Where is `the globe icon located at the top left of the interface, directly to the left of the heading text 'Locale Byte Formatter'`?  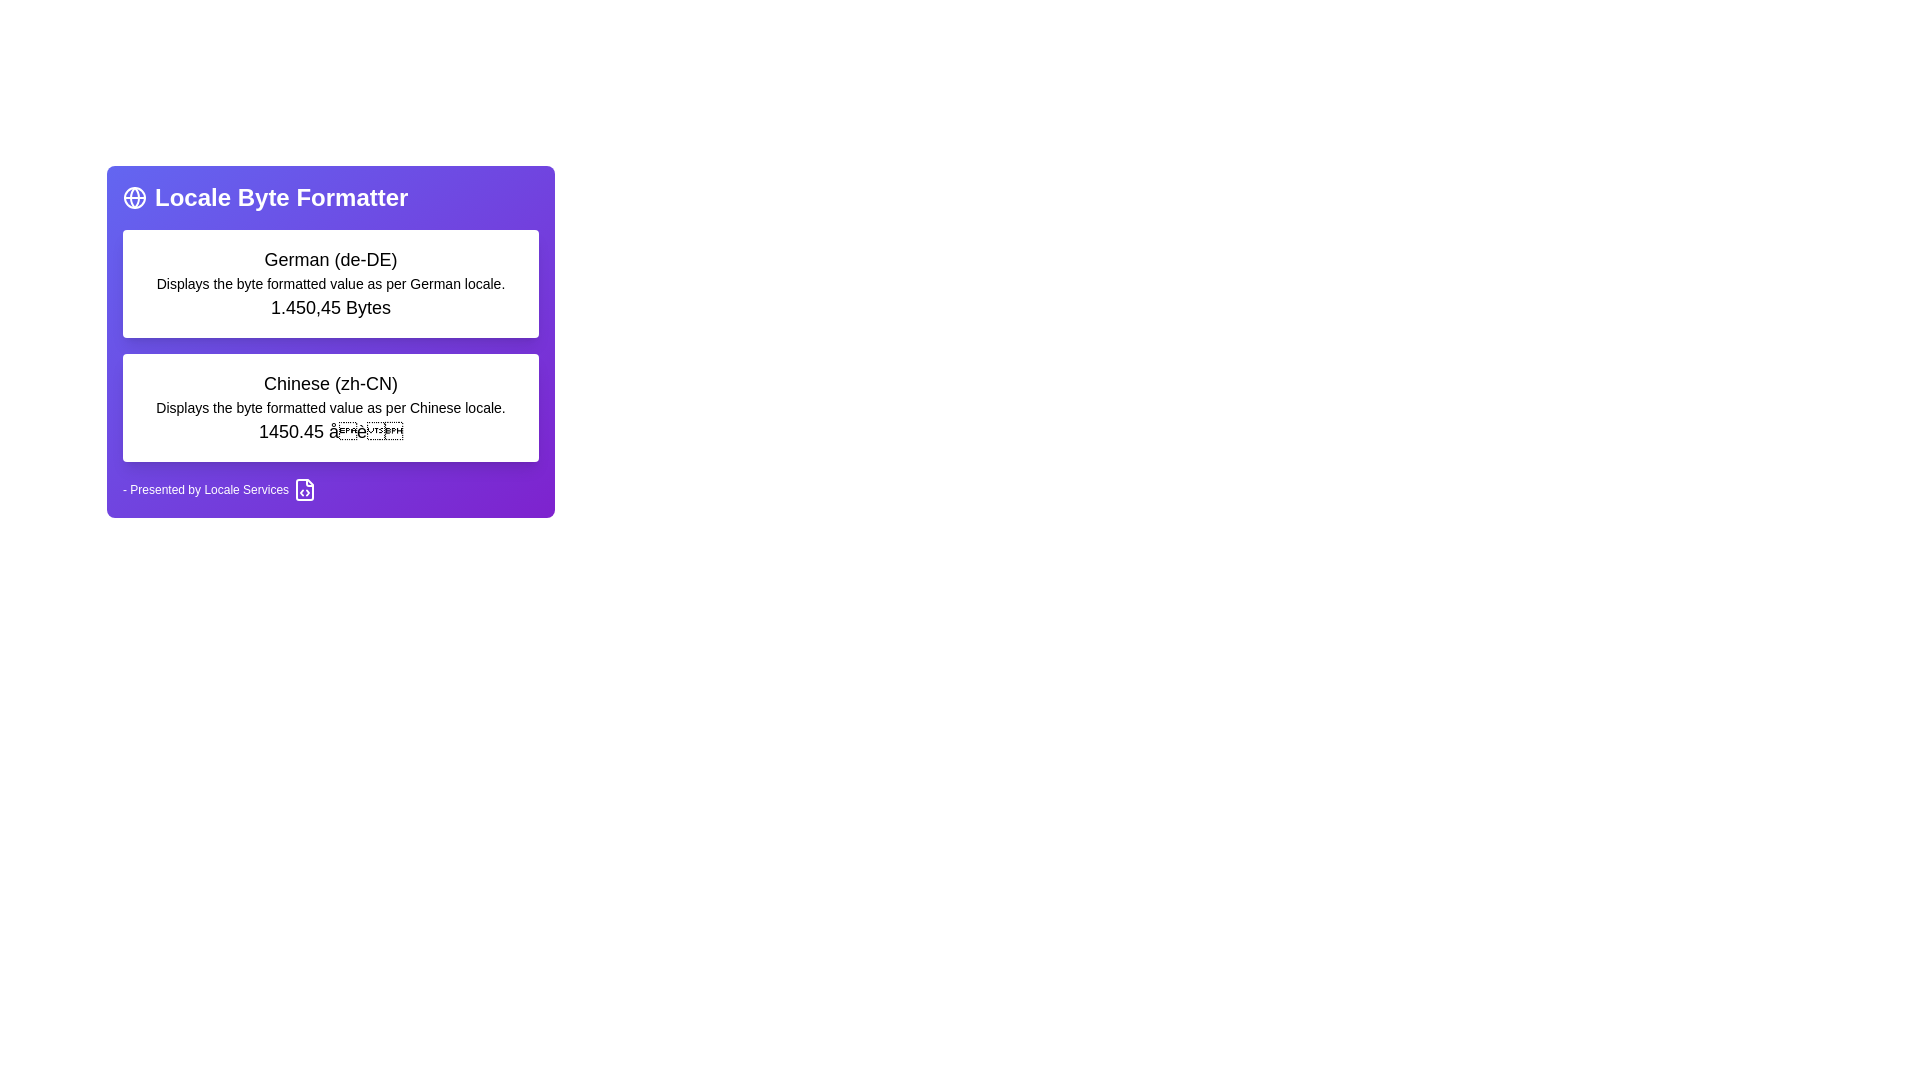
the globe icon located at the top left of the interface, directly to the left of the heading text 'Locale Byte Formatter' is located at coordinates (133, 197).